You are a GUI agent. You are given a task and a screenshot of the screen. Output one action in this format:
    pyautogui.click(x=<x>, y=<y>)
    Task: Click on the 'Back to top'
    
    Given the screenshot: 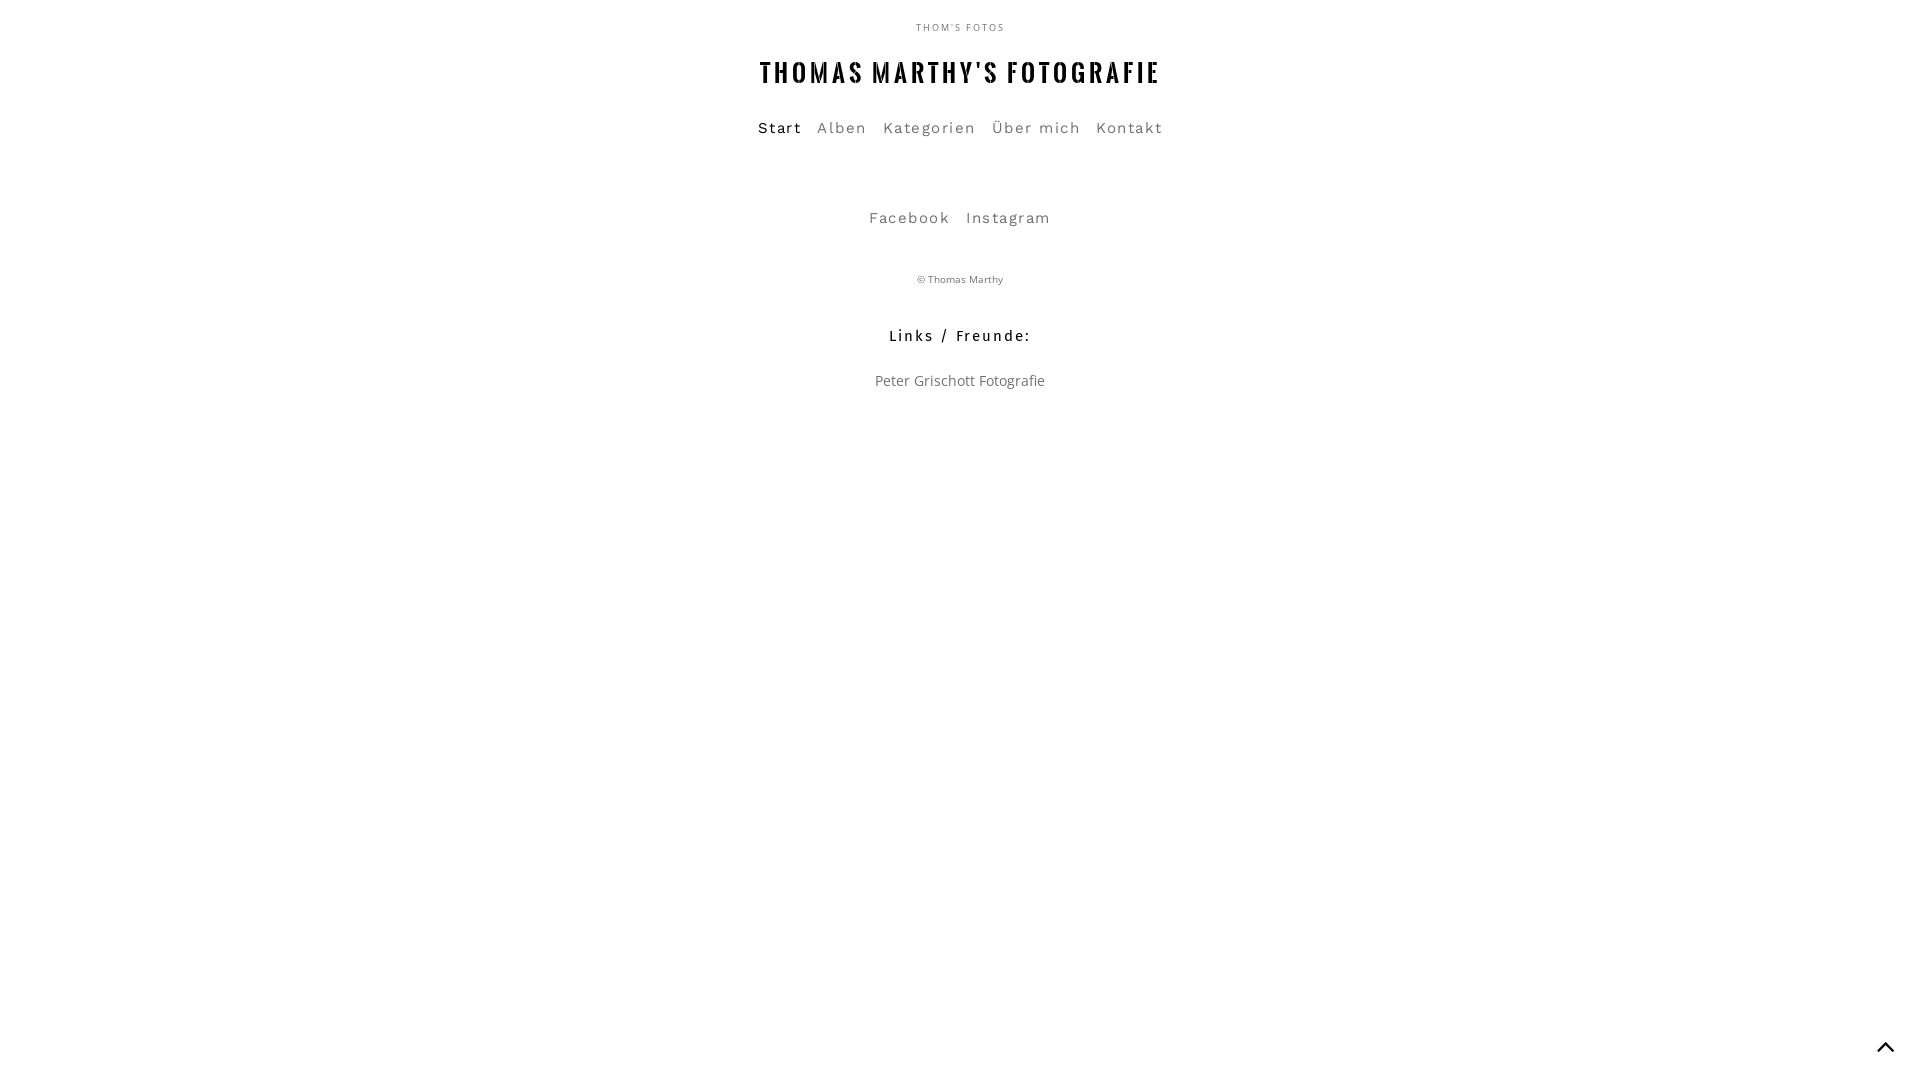 What is the action you would take?
    pyautogui.click(x=1884, y=1044)
    